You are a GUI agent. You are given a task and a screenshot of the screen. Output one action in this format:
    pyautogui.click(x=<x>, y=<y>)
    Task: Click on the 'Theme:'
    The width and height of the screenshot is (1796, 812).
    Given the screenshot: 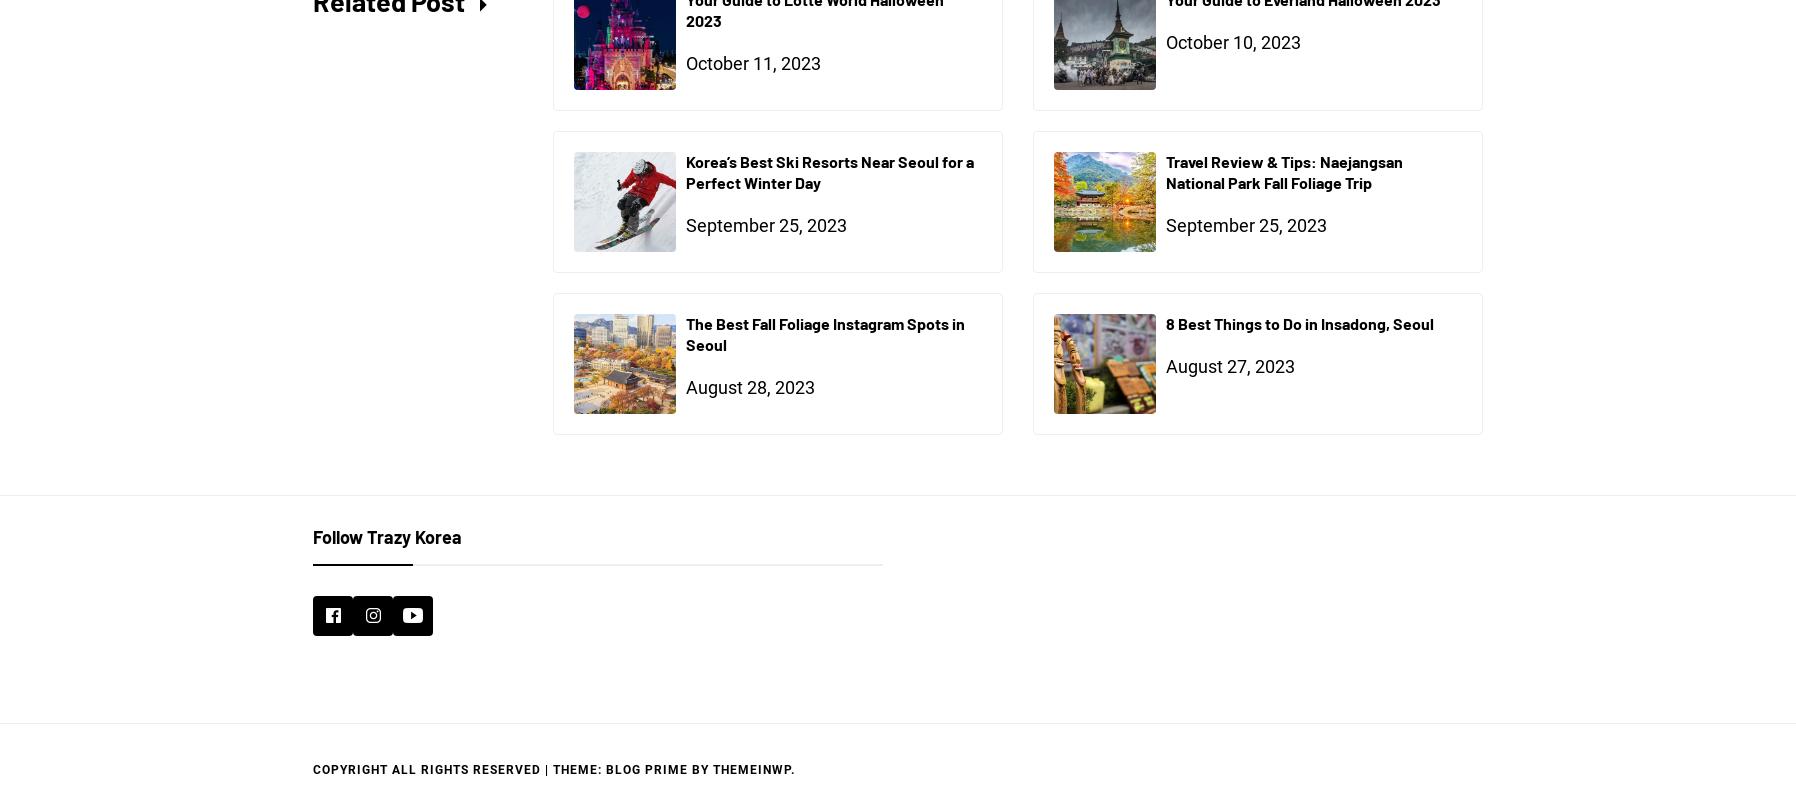 What is the action you would take?
    pyautogui.click(x=578, y=768)
    